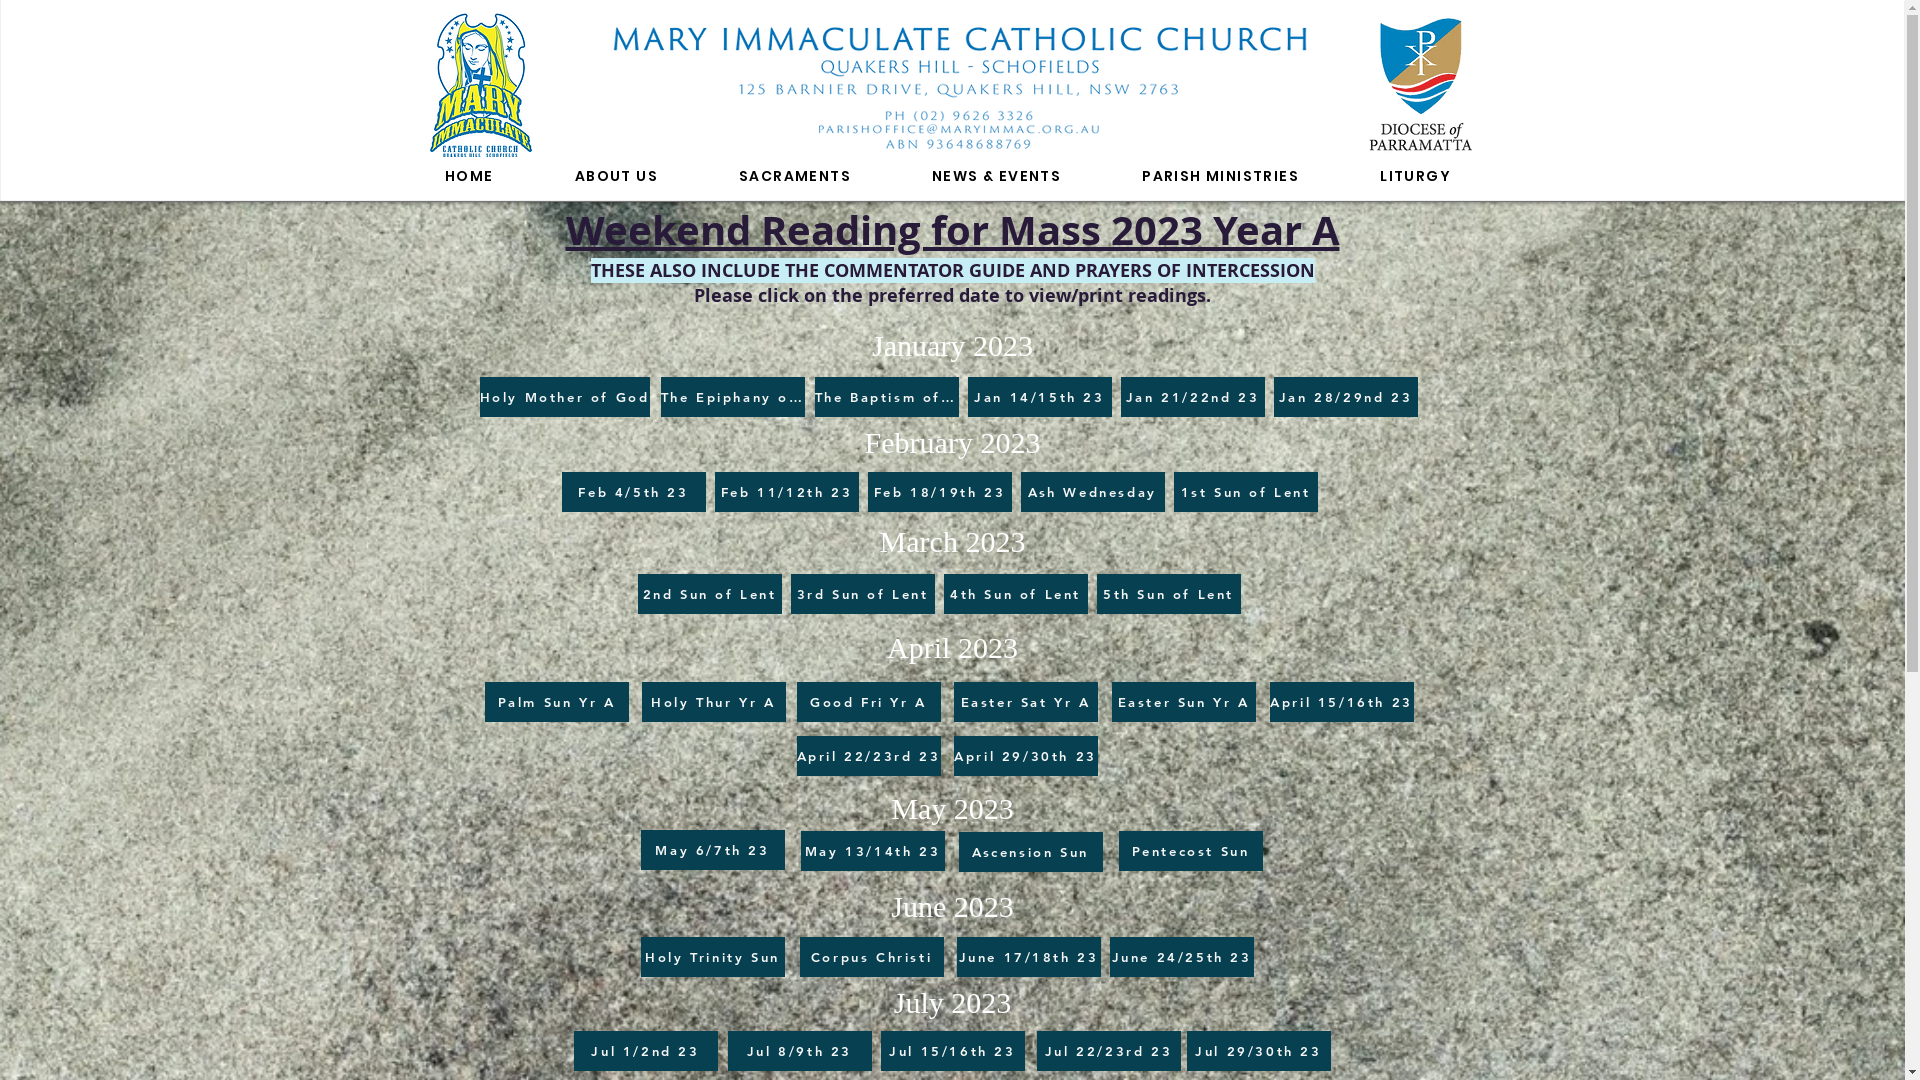 The height and width of the screenshot is (1080, 1920). Describe the element at coordinates (714, 701) in the screenshot. I see `'Holy Thur Yr A'` at that location.